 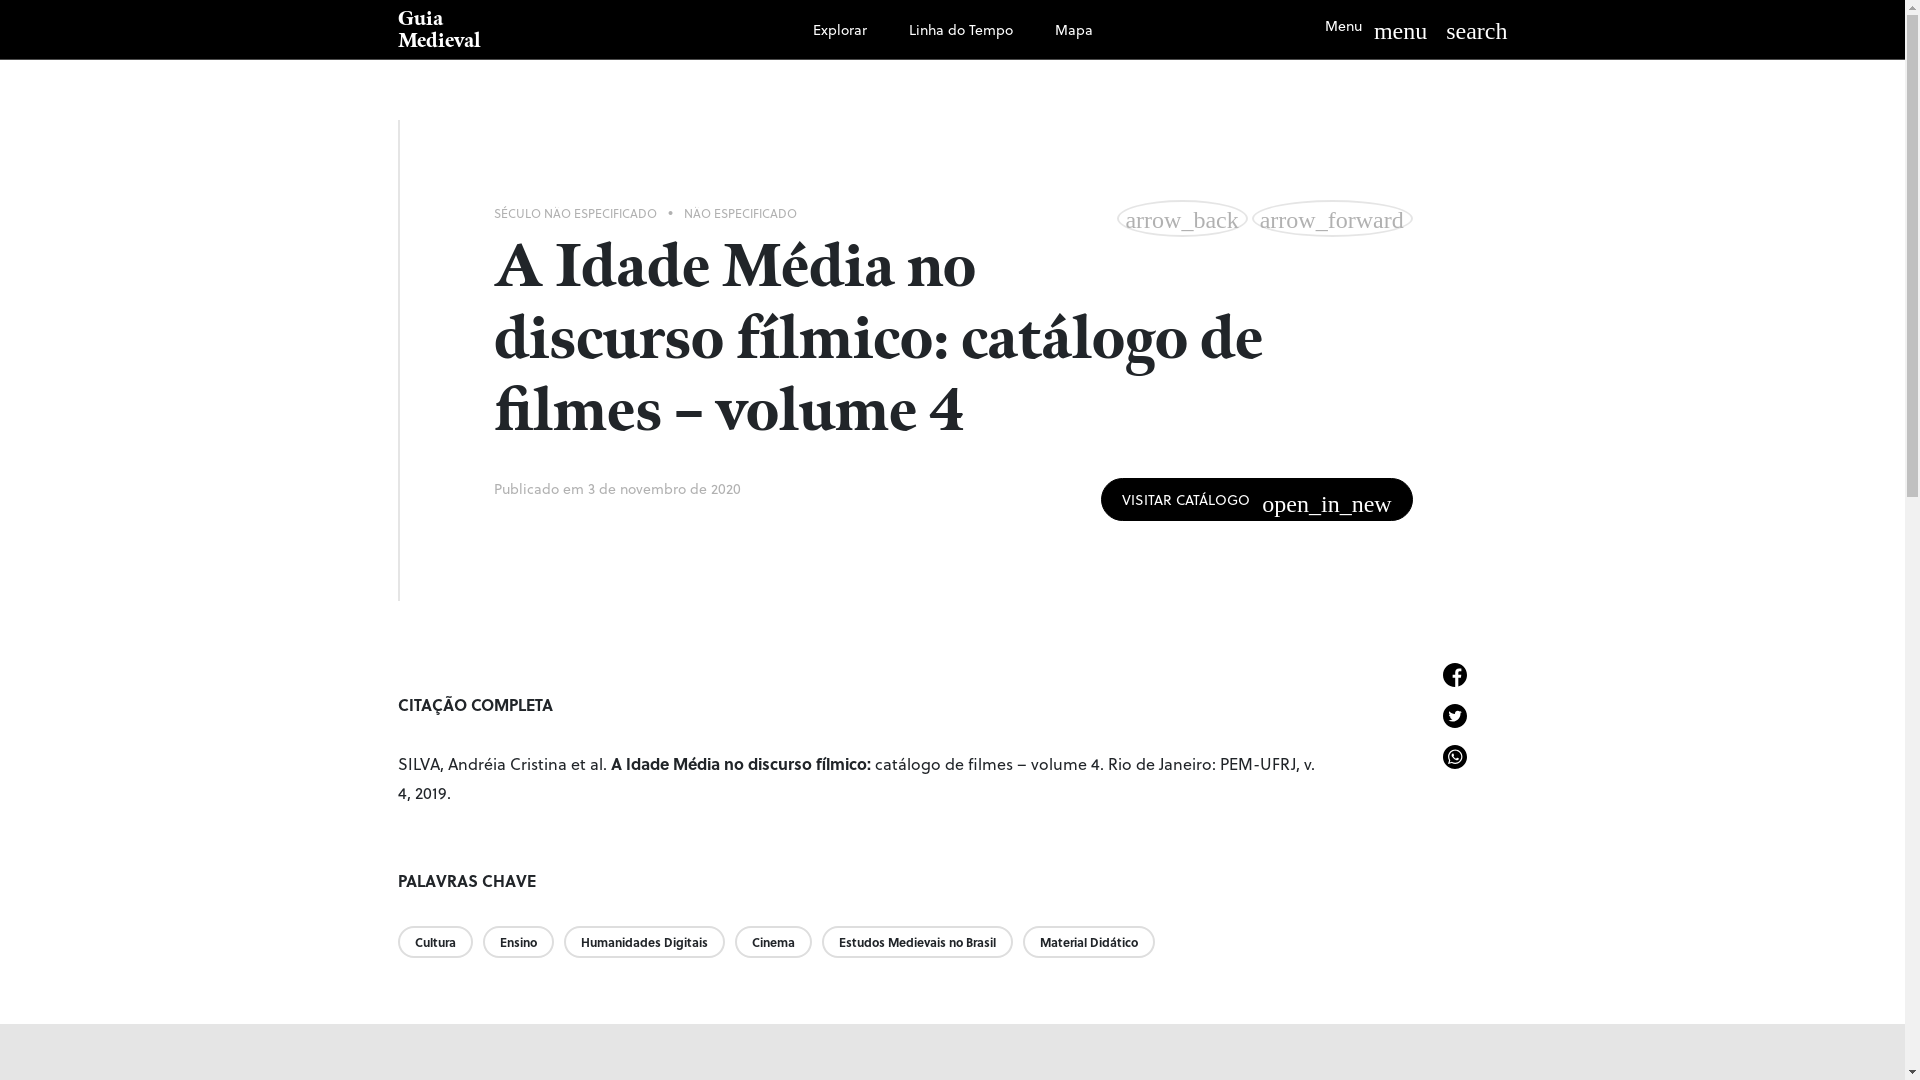 What do you see at coordinates (1181, 218) in the screenshot?
I see `'arrow_back'` at bounding box center [1181, 218].